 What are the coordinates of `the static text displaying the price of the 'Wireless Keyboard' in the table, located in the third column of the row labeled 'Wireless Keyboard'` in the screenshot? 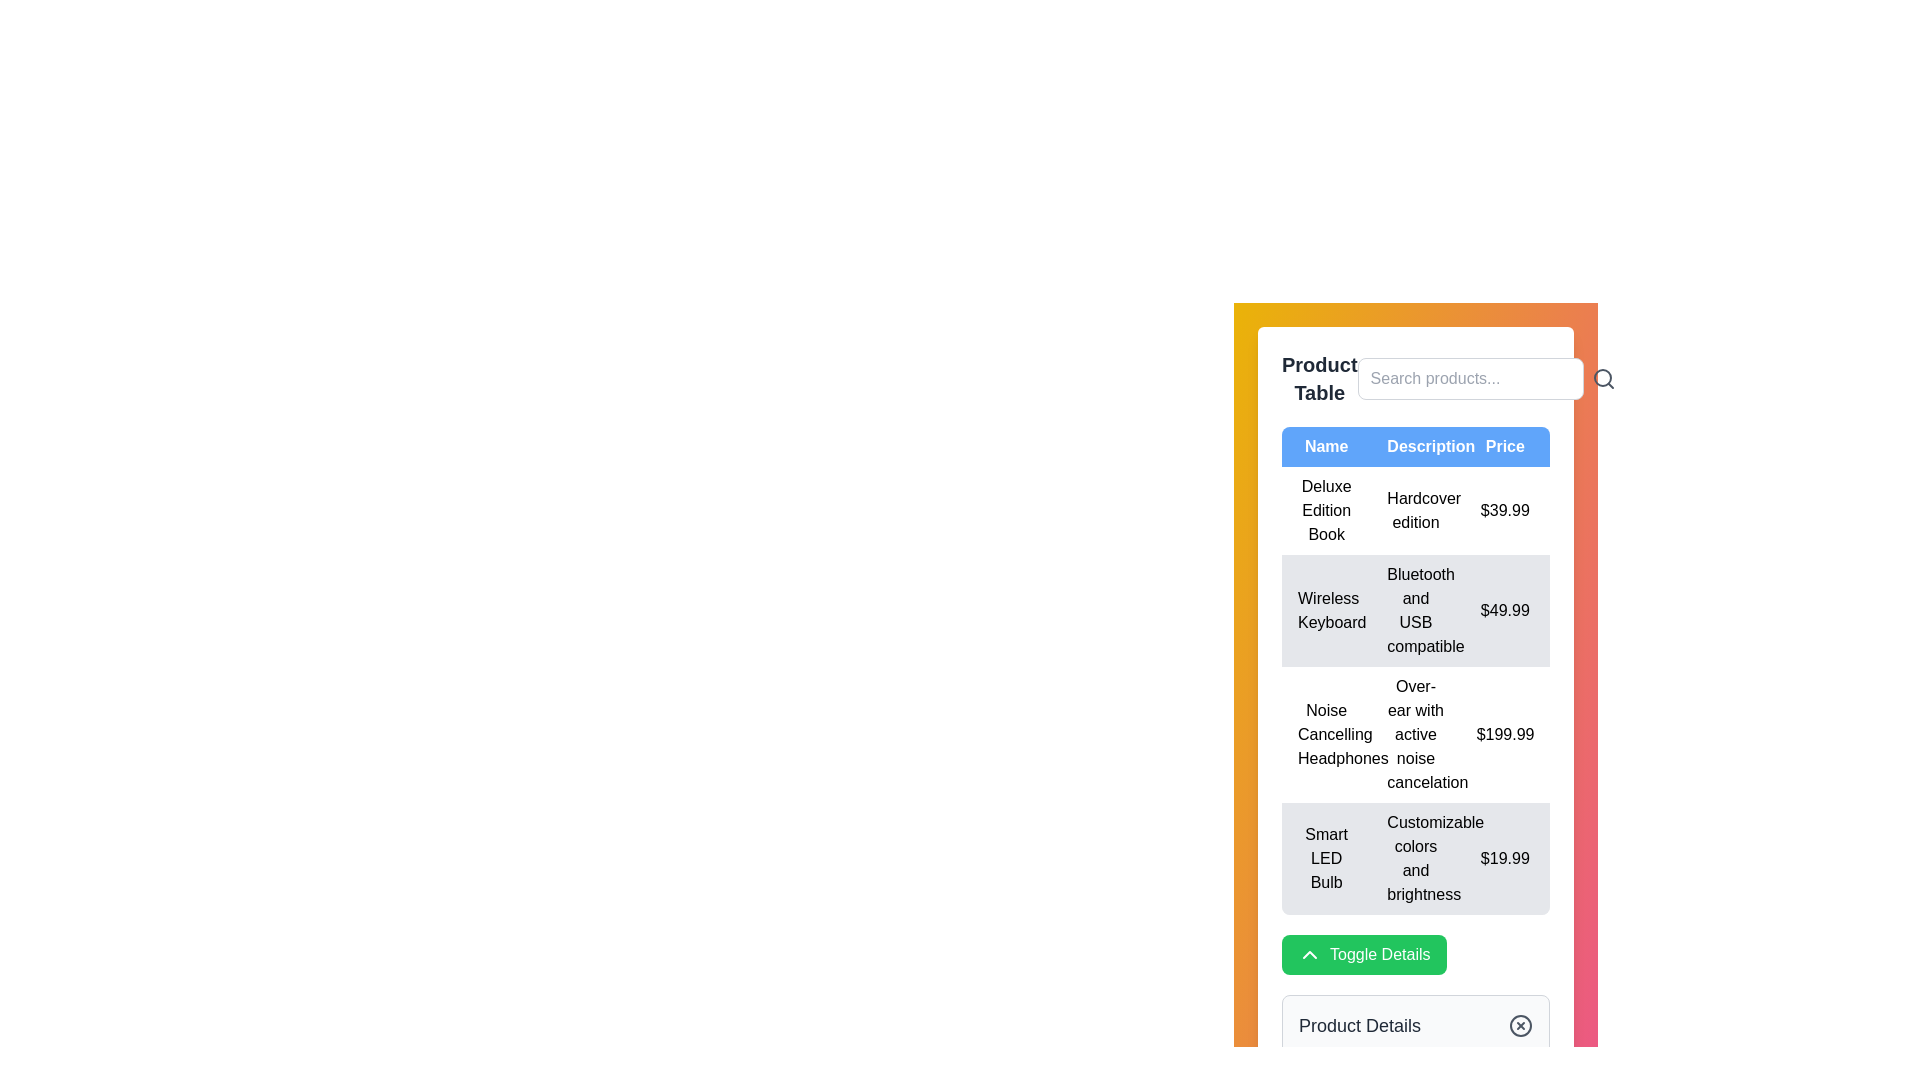 It's located at (1505, 609).